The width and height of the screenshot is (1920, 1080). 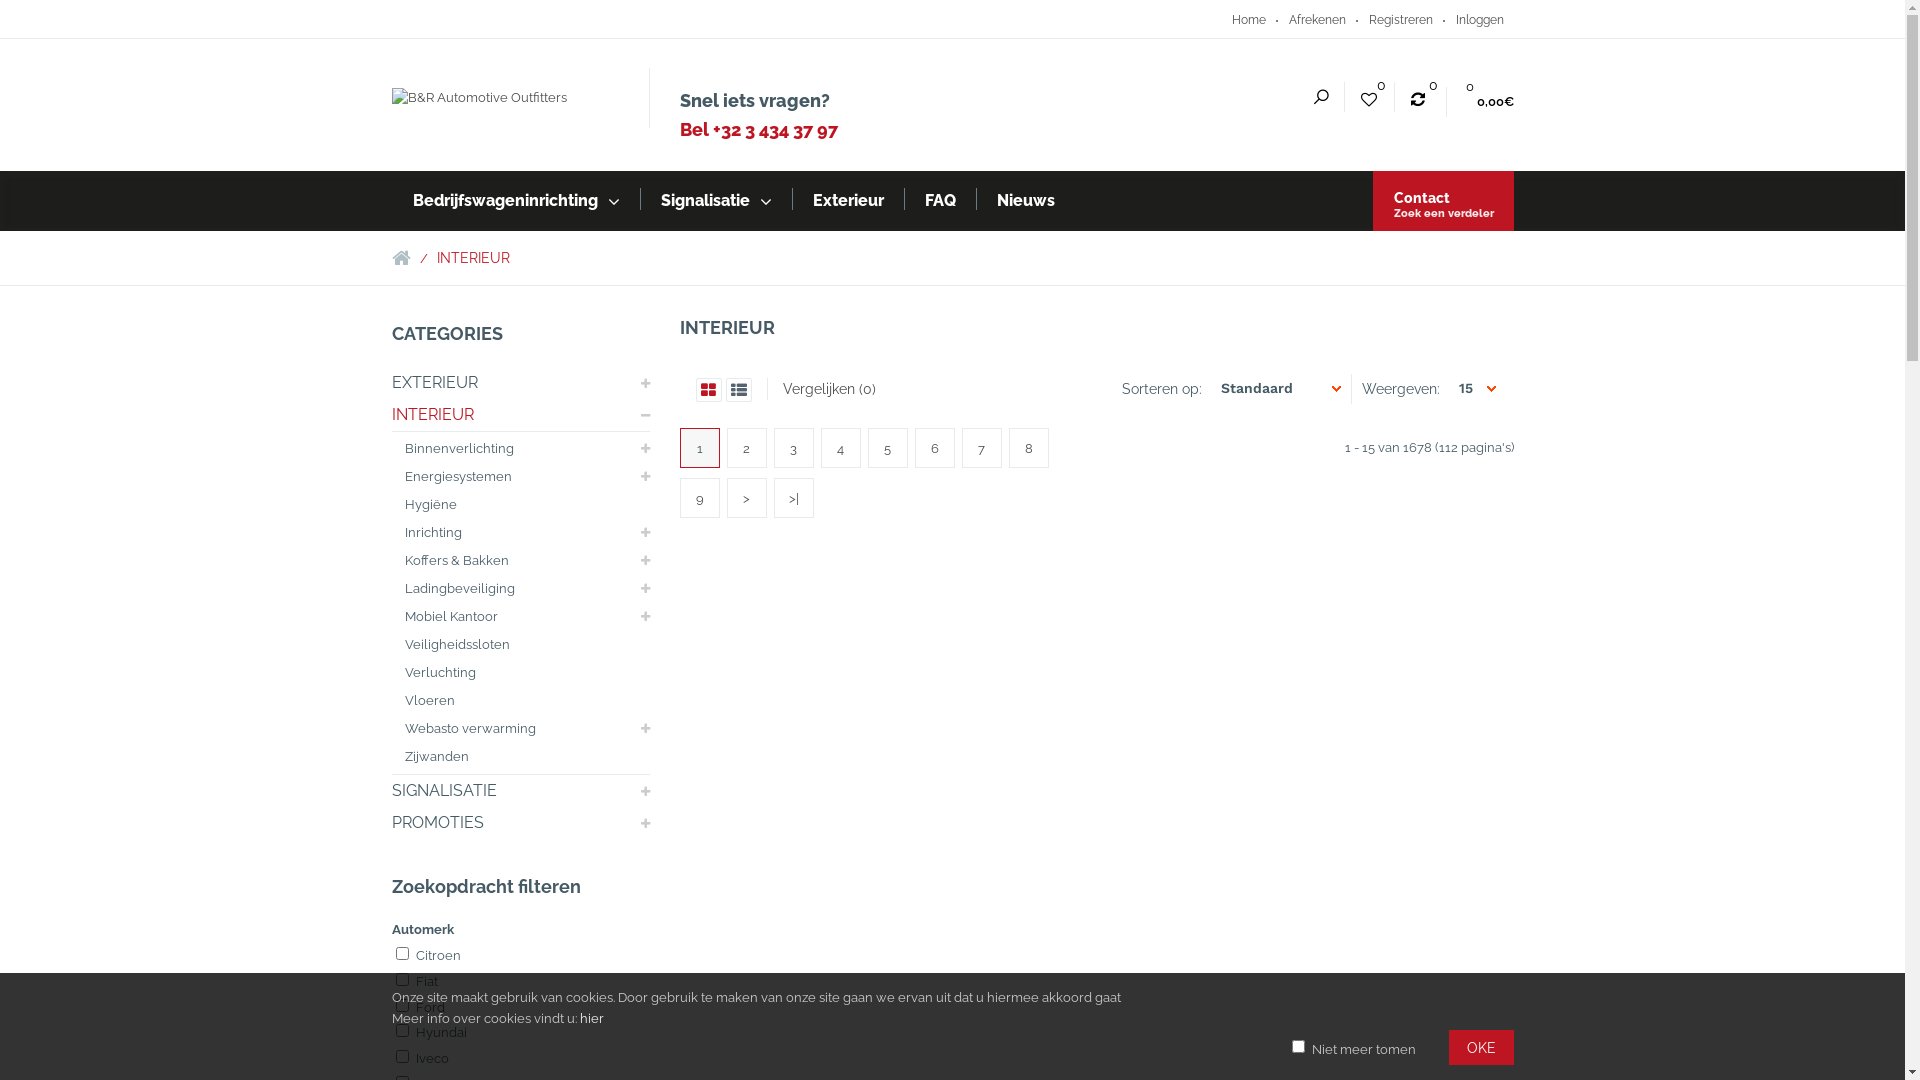 I want to click on 'Grid', so click(x=709, y=389).